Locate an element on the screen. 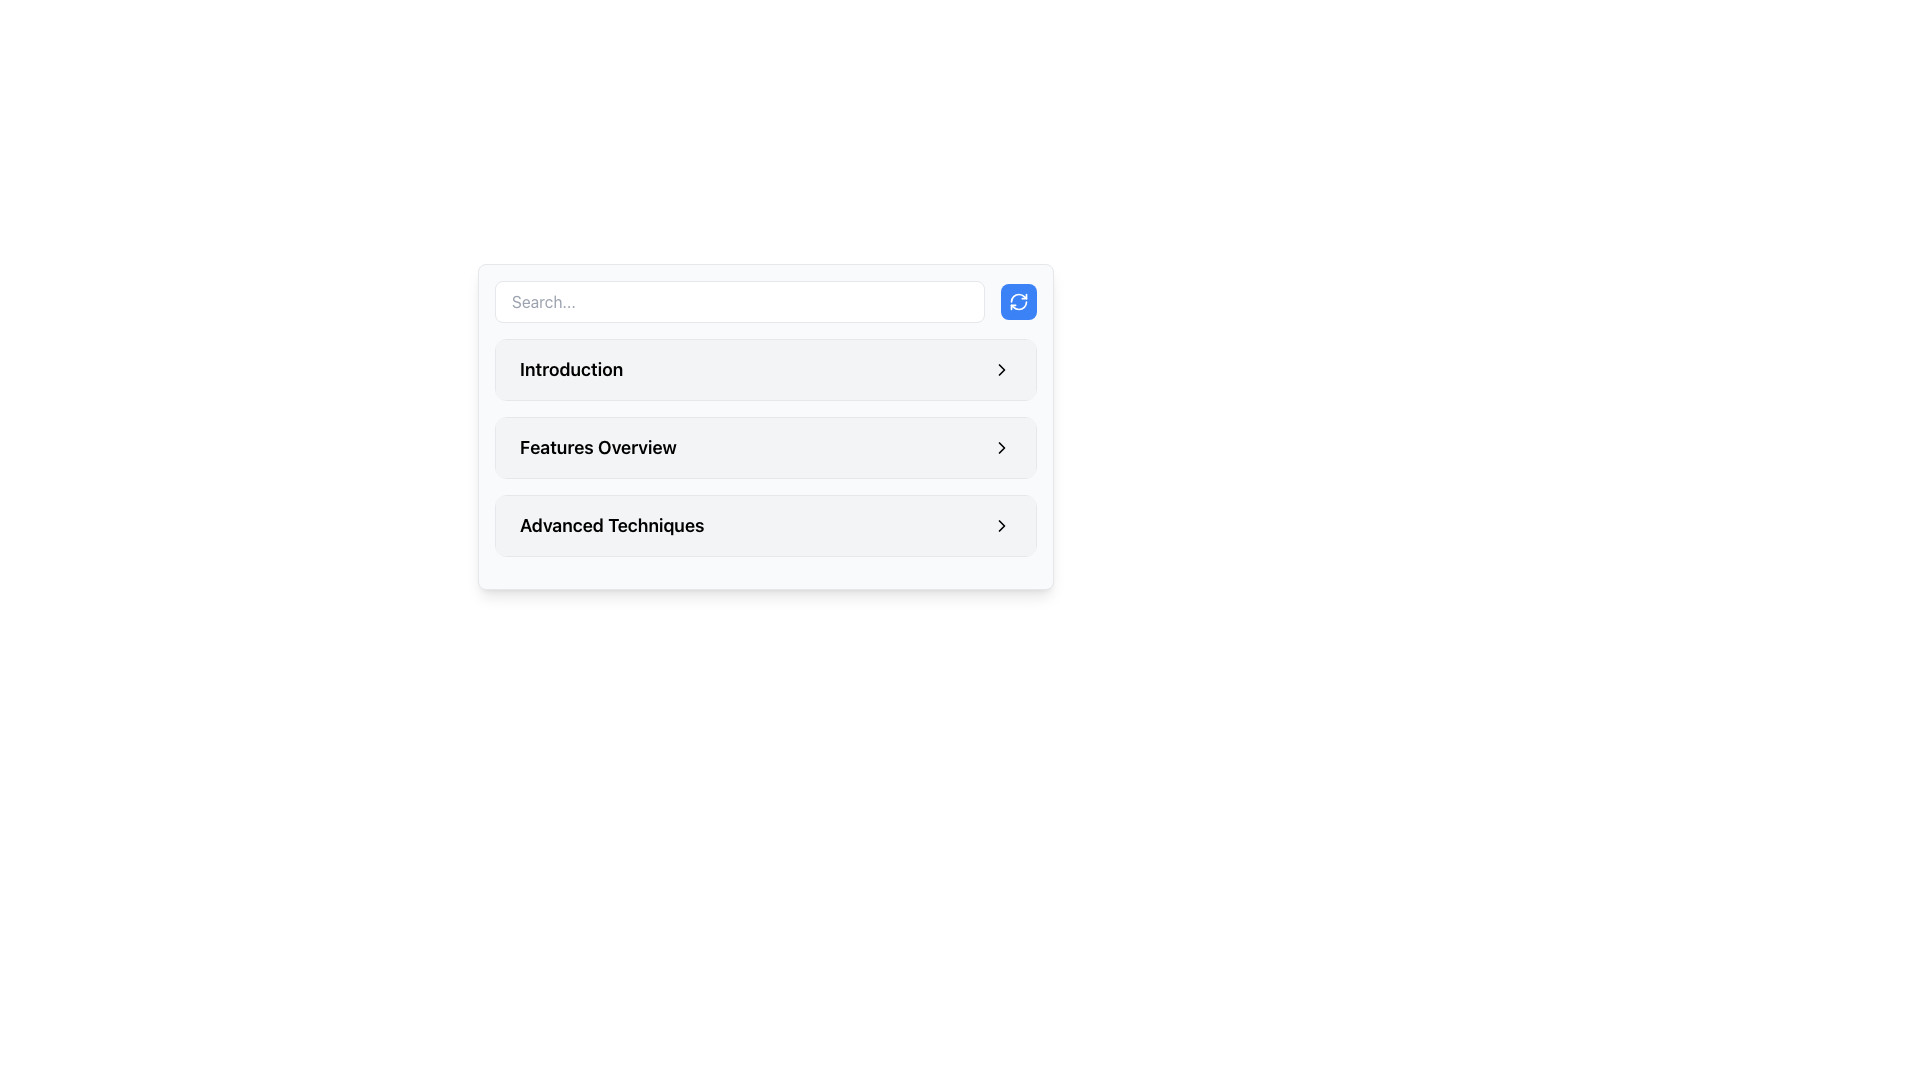  the navigation icon located at the rightmost position of the 'Advanced Techniques' entry is located at coordinates (1002, 524).